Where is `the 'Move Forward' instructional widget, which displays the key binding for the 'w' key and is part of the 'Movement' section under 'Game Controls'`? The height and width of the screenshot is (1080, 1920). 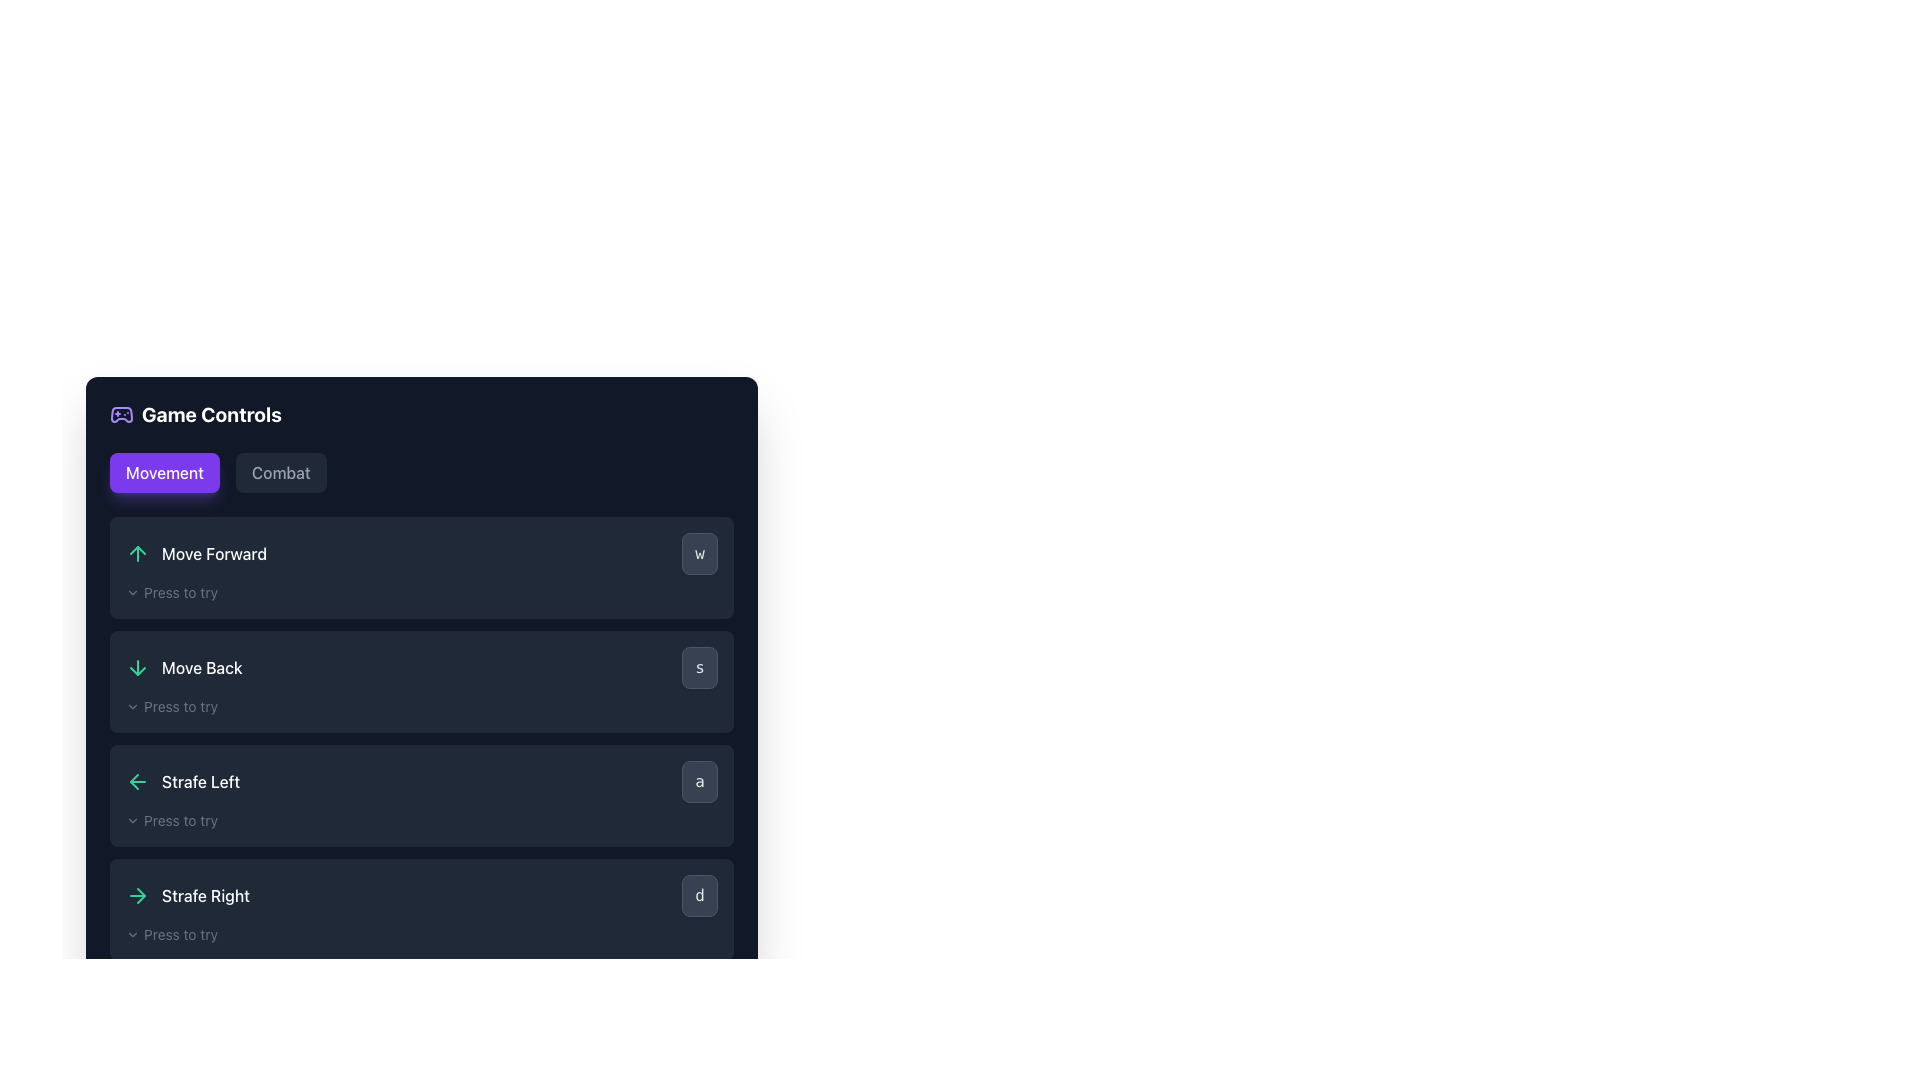 the 'Move Forward' instructional widget, which displays the key binding for the 'w' key and is part of the 'Movement' section under 'Game Controls' is located at coordinates (421, 739).